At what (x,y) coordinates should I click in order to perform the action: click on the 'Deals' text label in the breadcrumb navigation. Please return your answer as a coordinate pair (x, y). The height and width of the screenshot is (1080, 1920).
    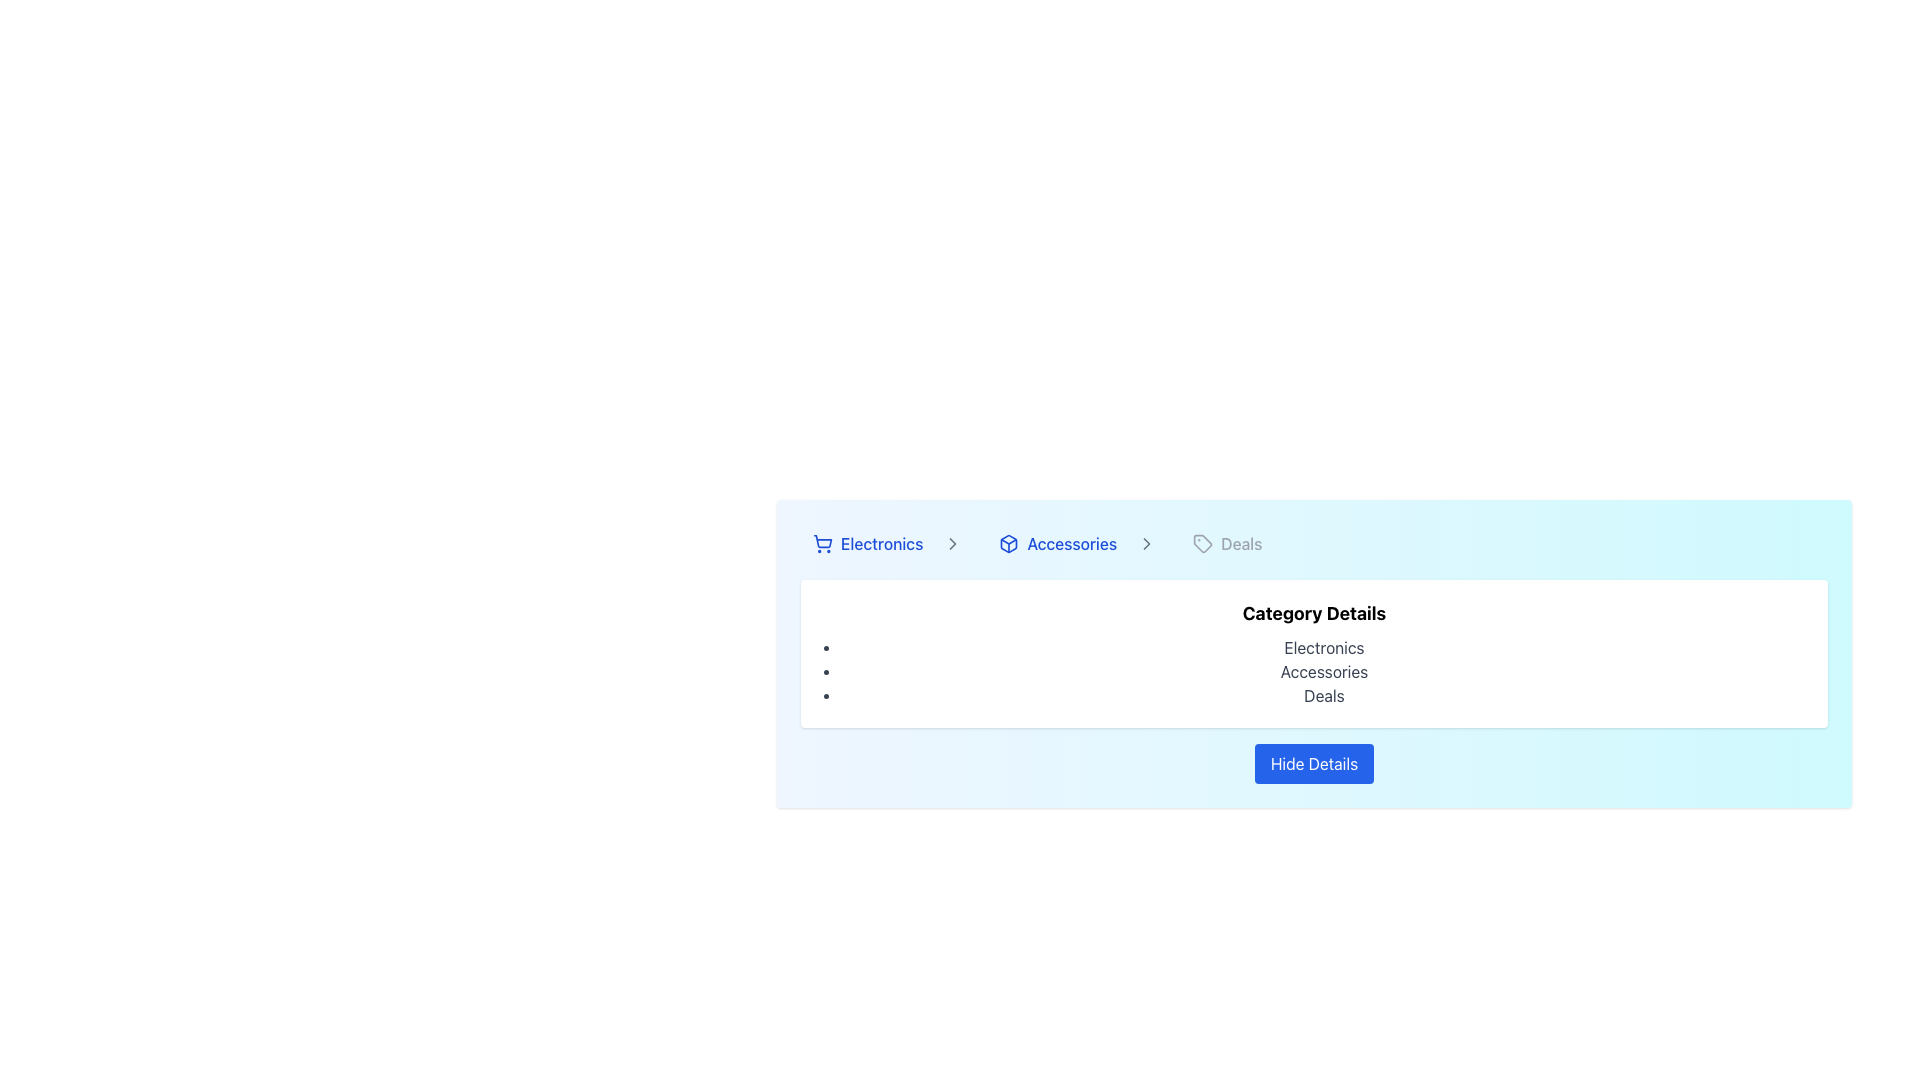
    Looking at the image, I should click on (1240, 543).